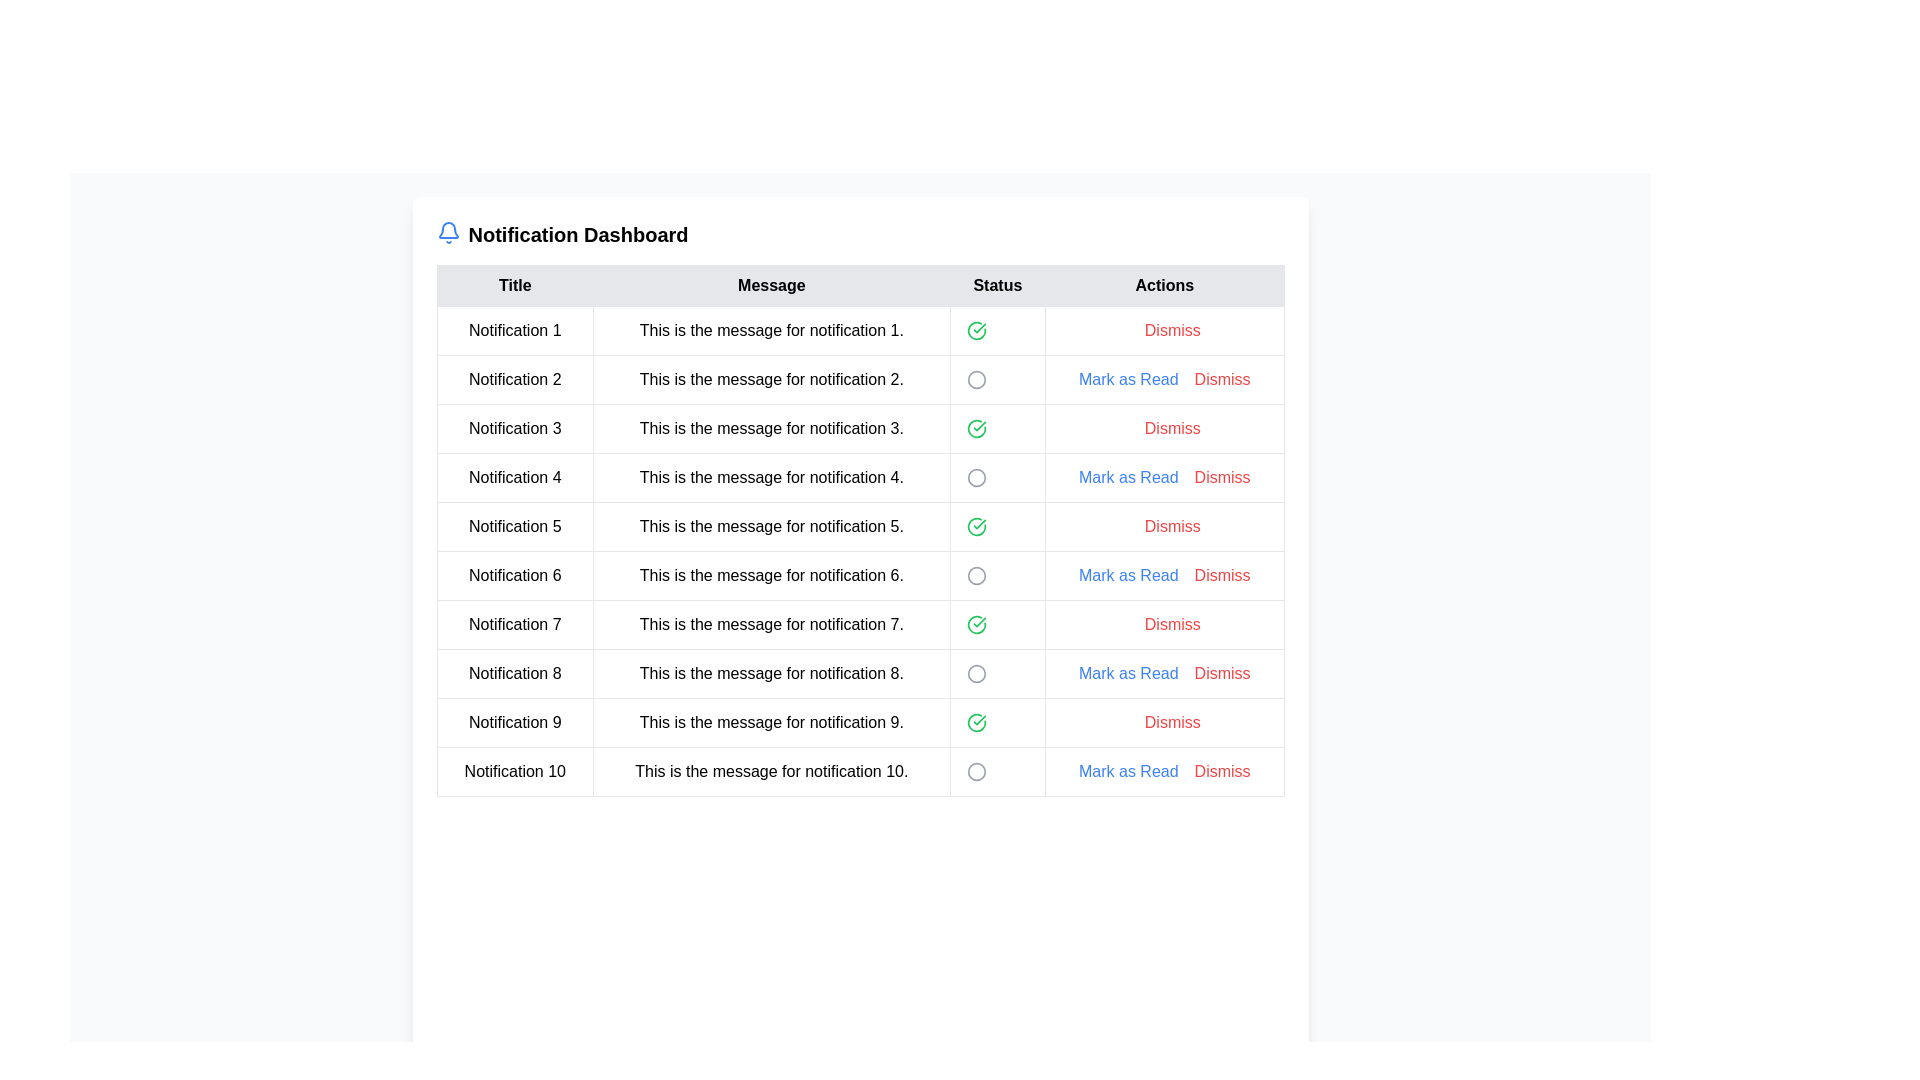  I want to click on the fifth row in the 'Notification Dashboard', so click(860, 551).